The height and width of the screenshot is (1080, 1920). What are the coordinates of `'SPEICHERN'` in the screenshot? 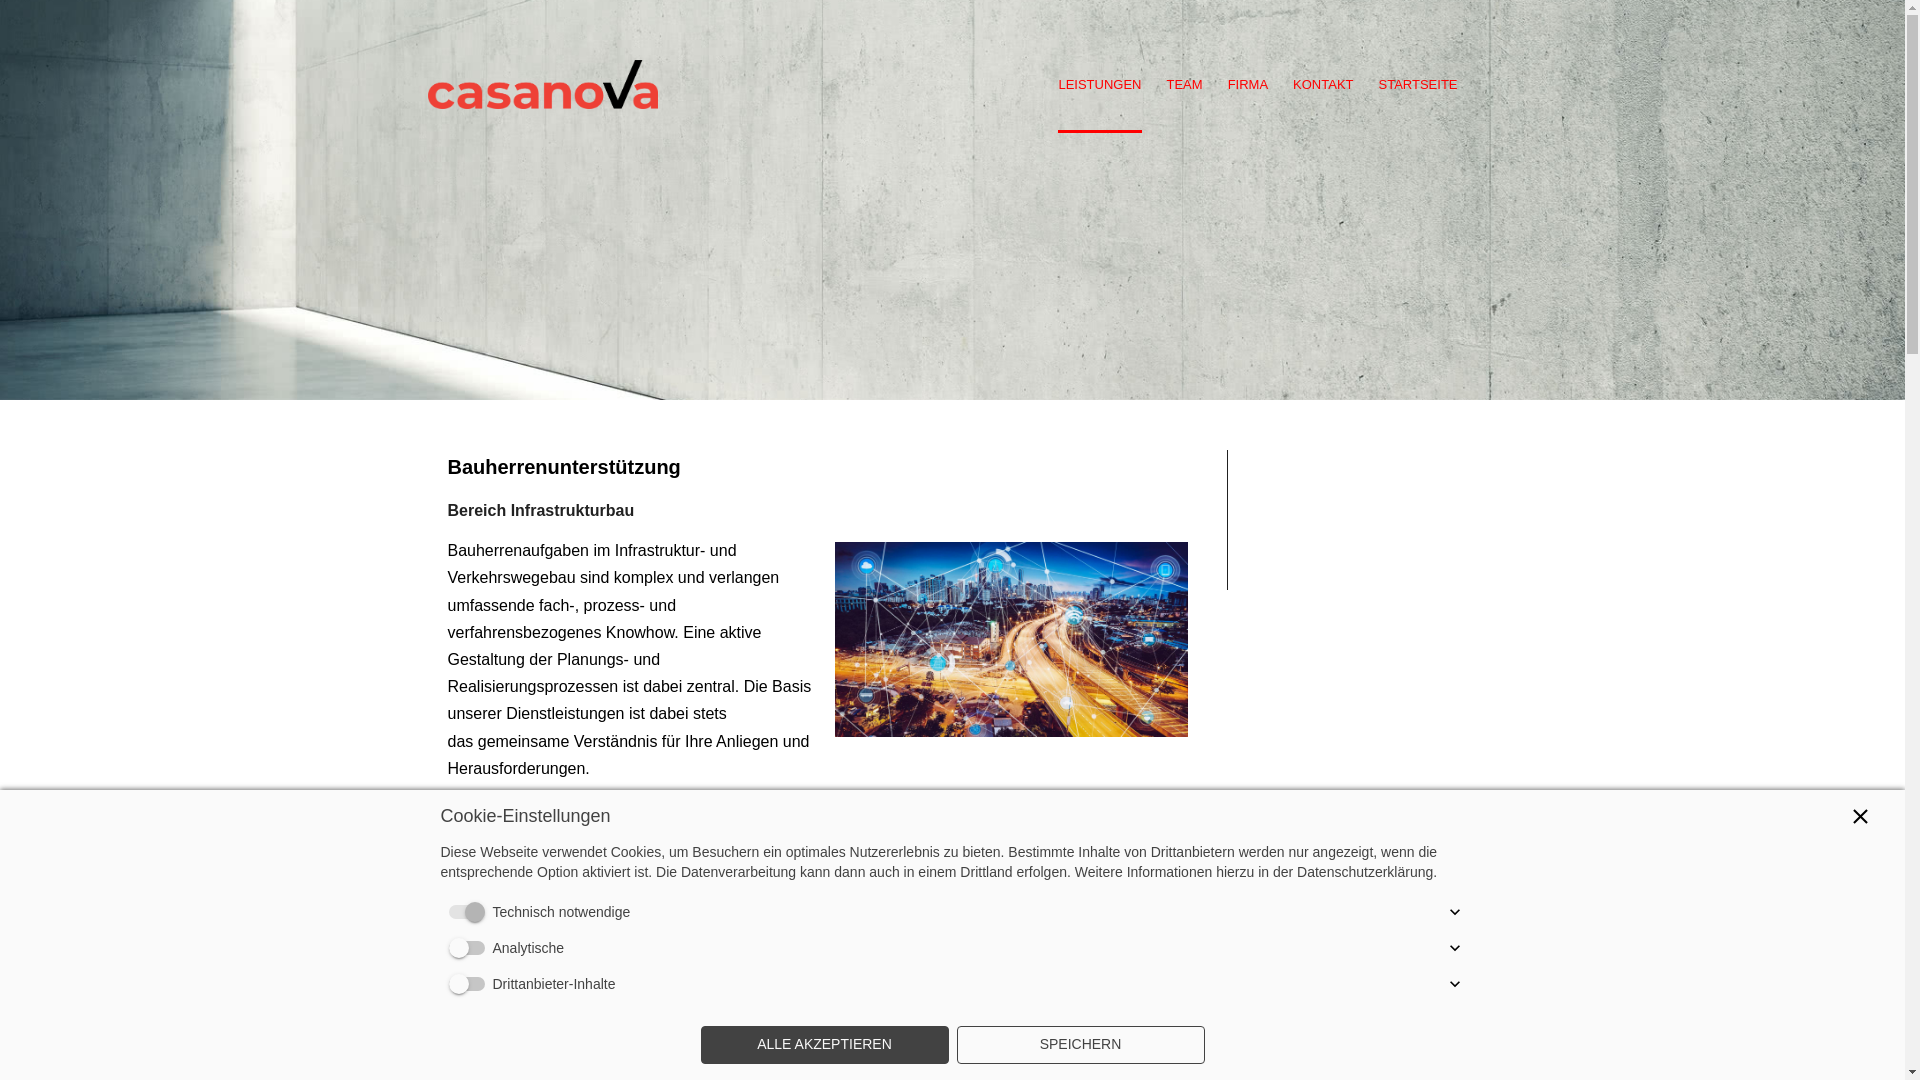 It's located at (1079, 1044).